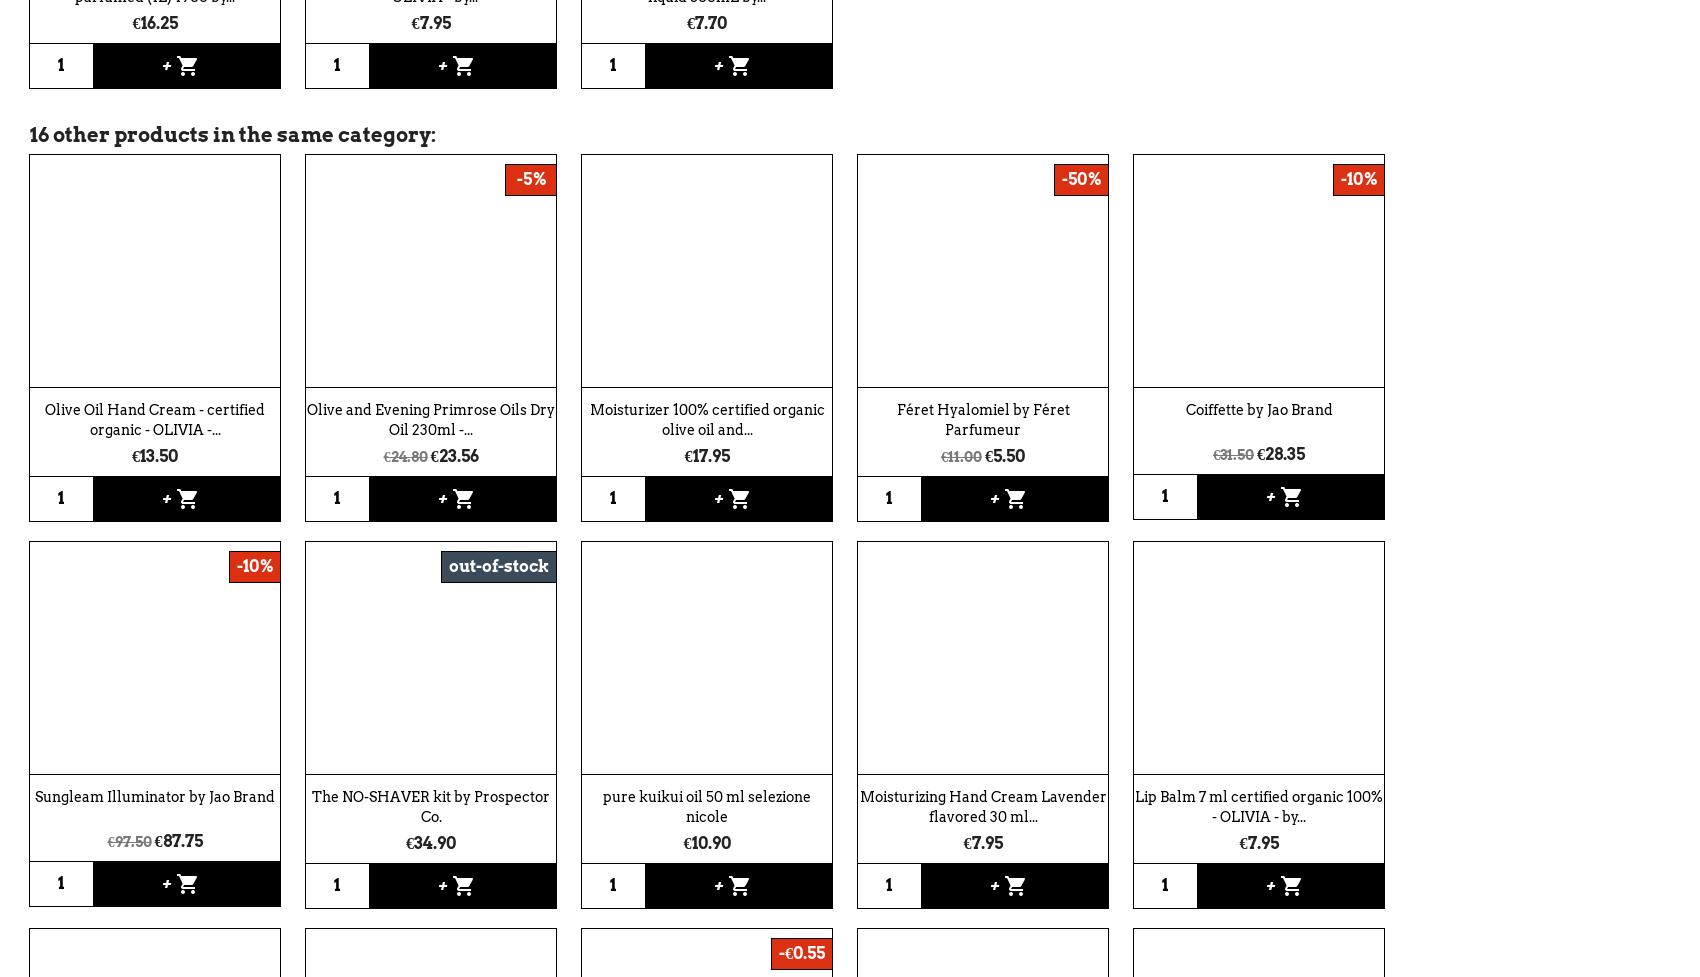 Image resolution: width=1700 pixels, height=977 pixels. What do you see at coordinates (707, 22) in the screenshot?
I see `'€7.70'` at bounding box center [707, 22].